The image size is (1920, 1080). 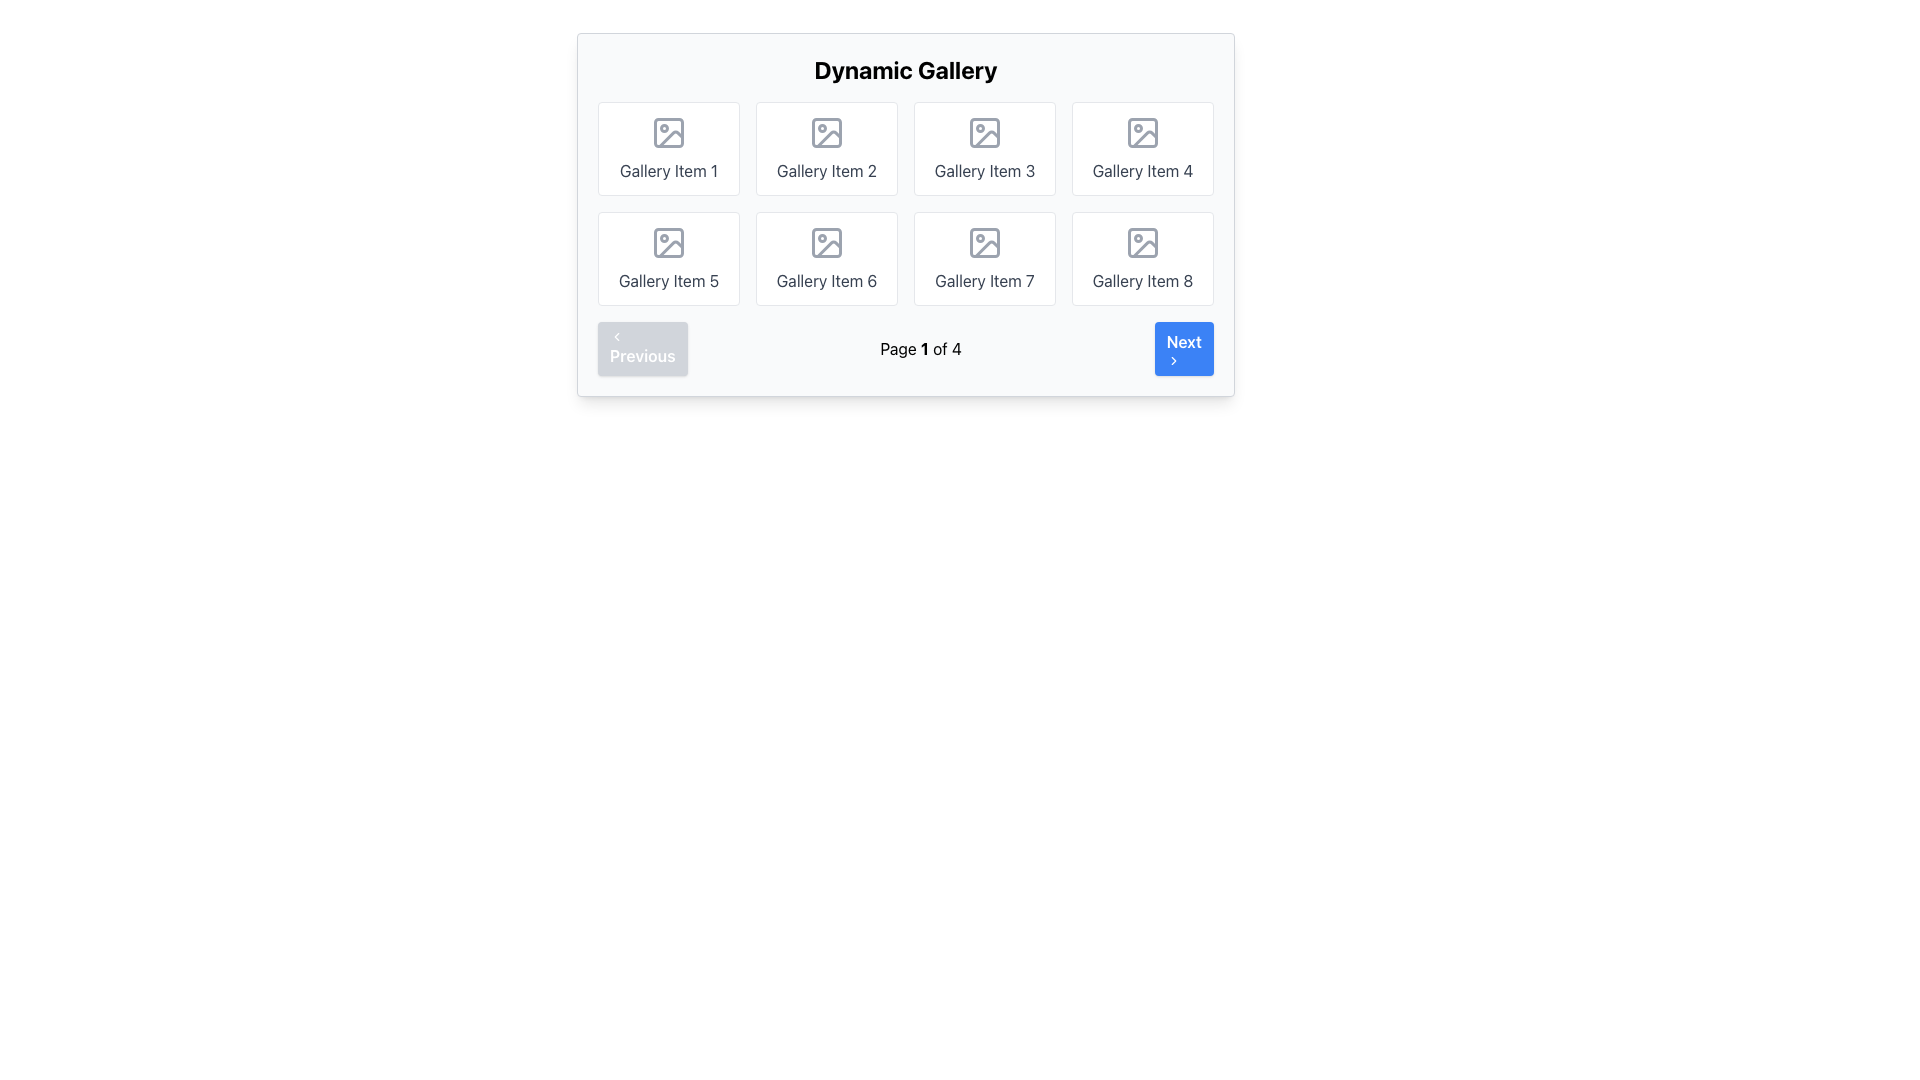 What do you see at coordinates (642, 347) in the screenshot?
I see `the button on the left side of the pagination controls in the Dynamic Gallery section` at bounding box center [642, 347].